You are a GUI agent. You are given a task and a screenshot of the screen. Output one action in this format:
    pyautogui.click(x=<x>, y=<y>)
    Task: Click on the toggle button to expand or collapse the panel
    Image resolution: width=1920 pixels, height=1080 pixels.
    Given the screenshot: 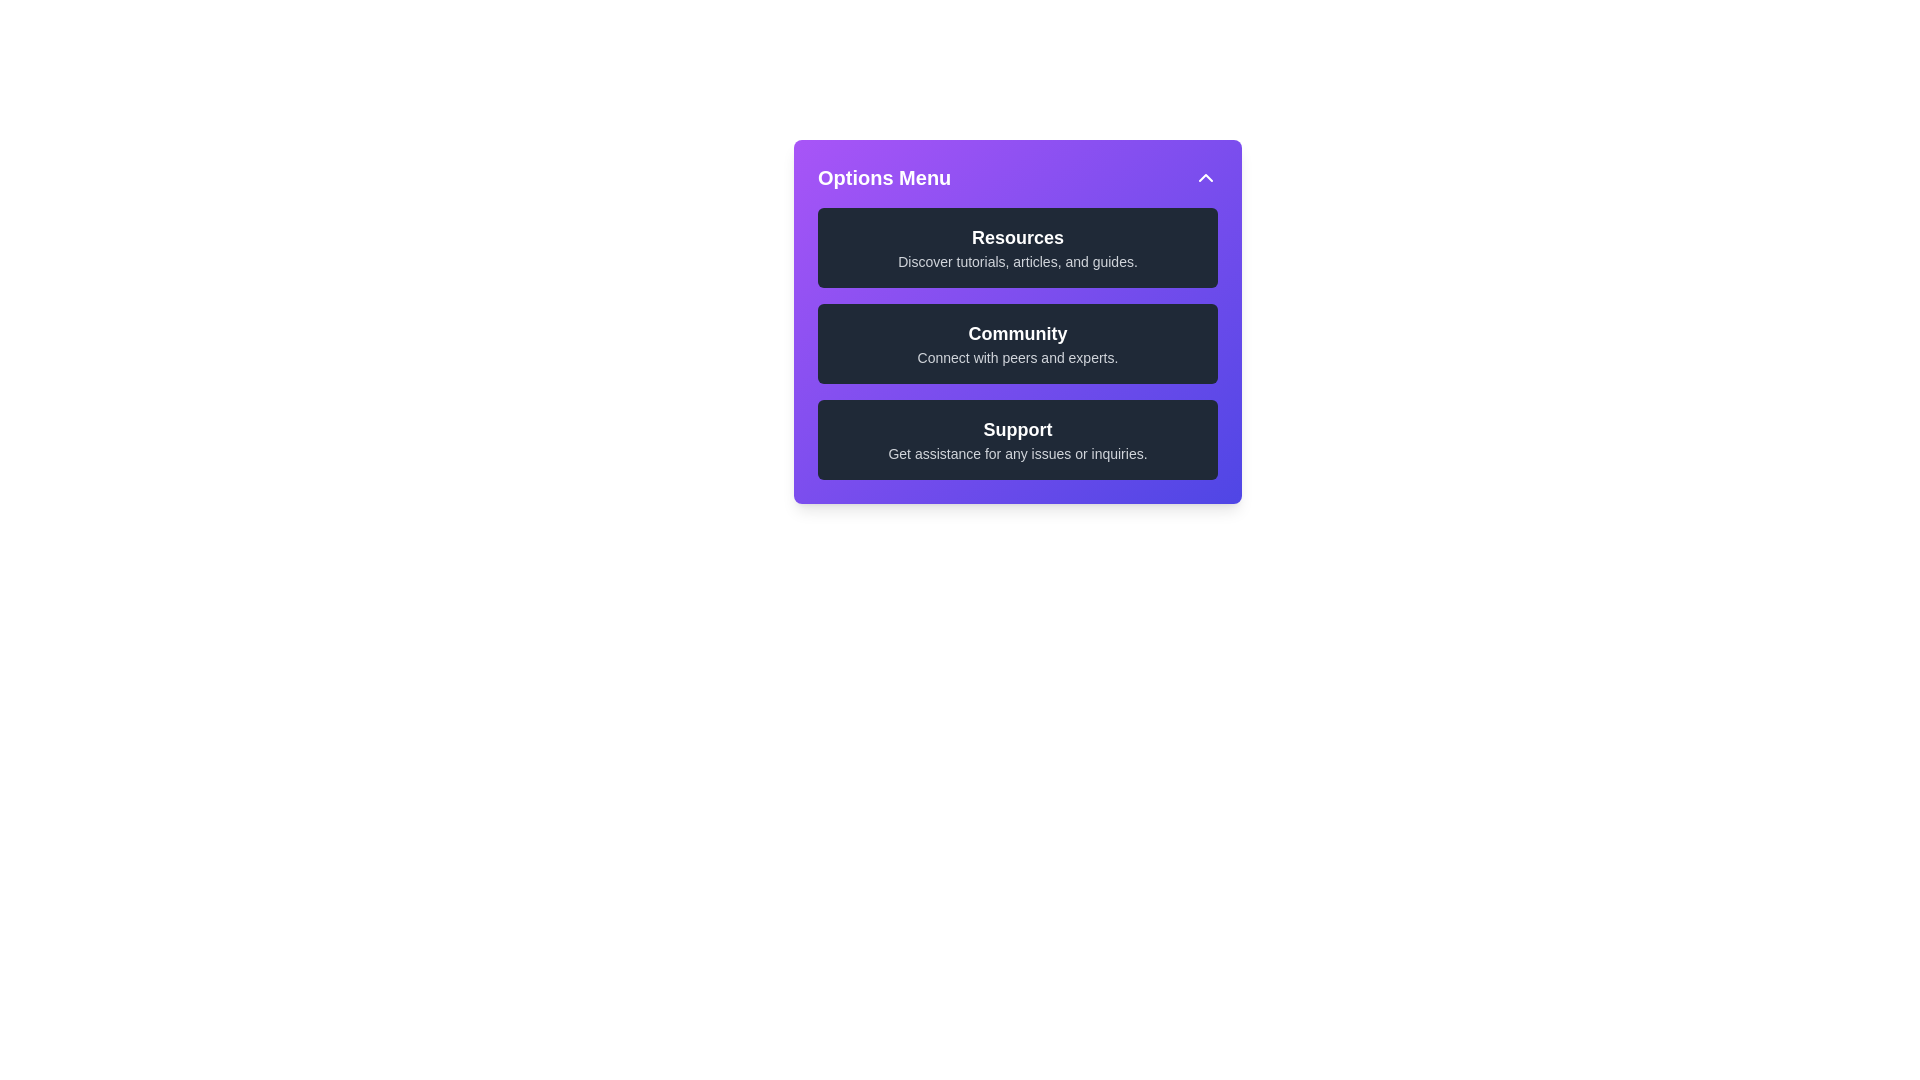 What is the action you would take?
    pyautogui.click(x=1204, y=176)
    